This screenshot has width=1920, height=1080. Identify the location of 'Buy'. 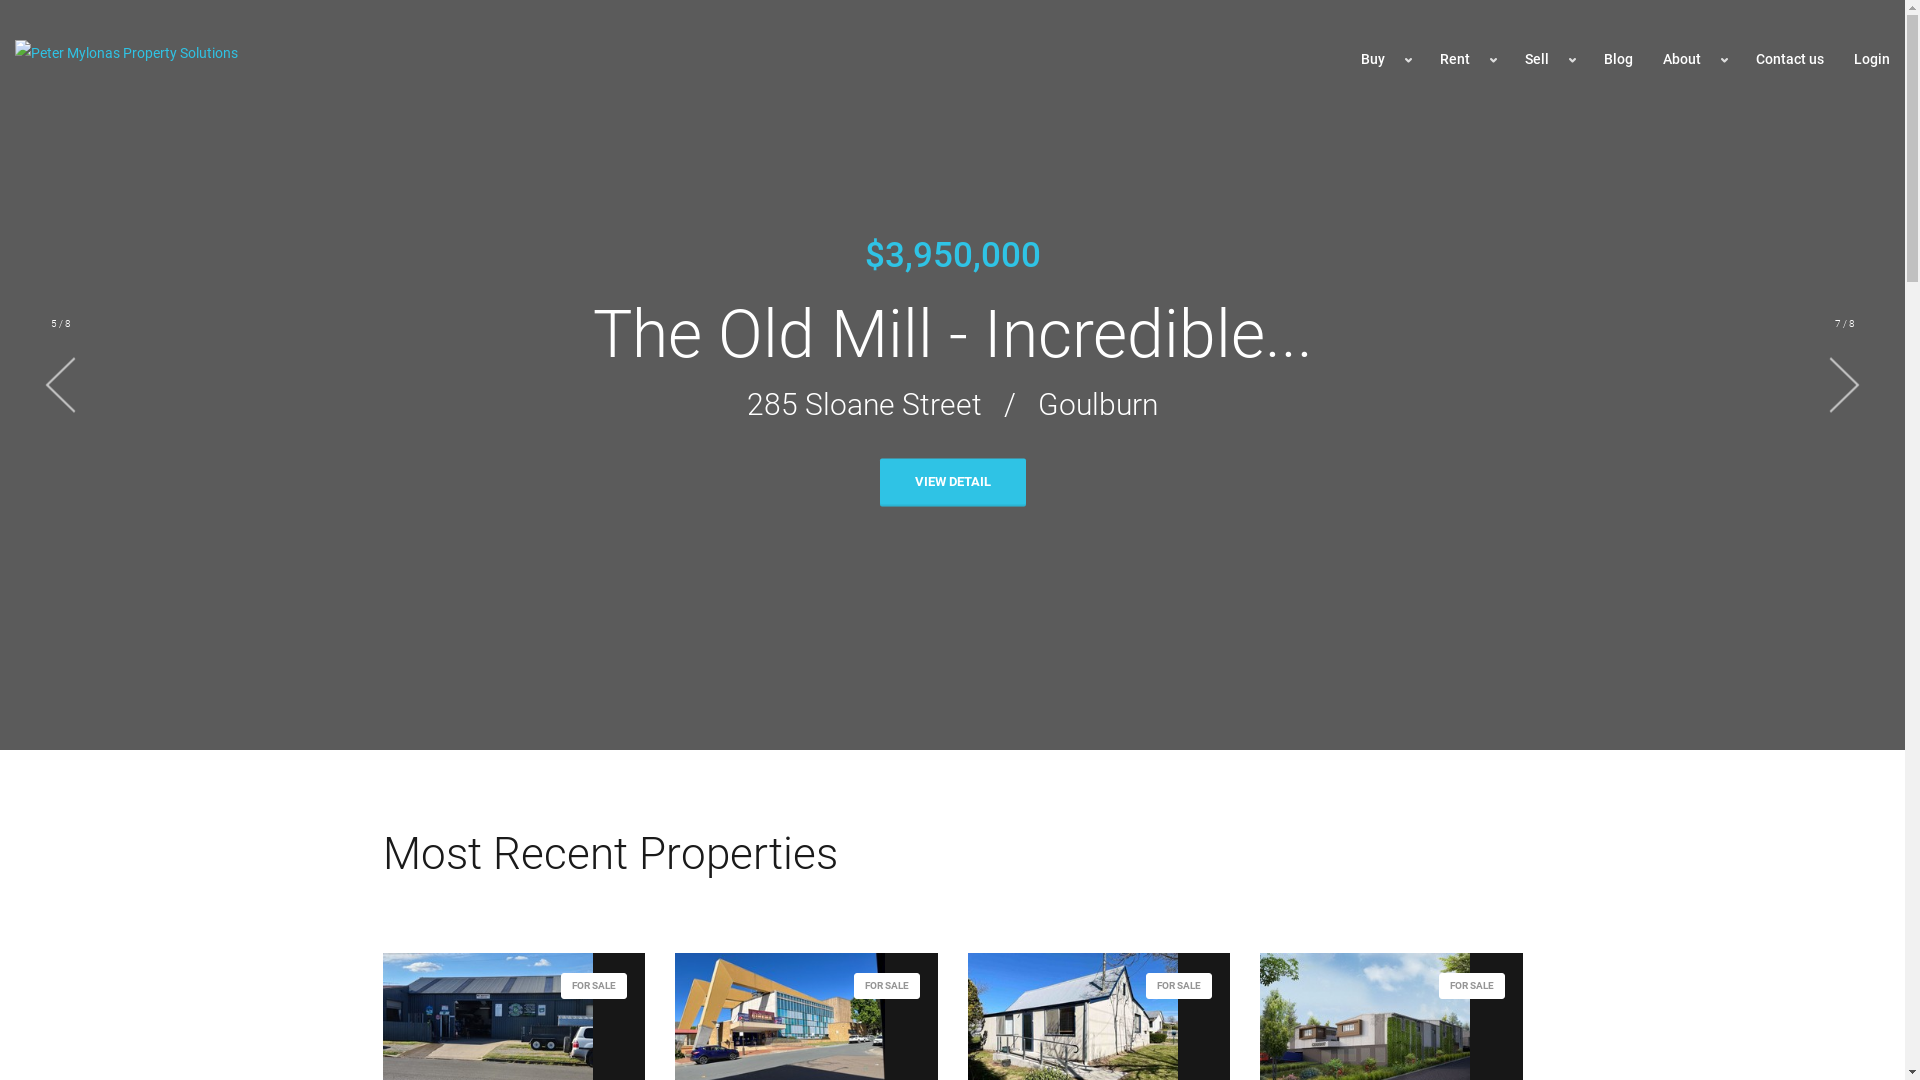
(1384, 58).